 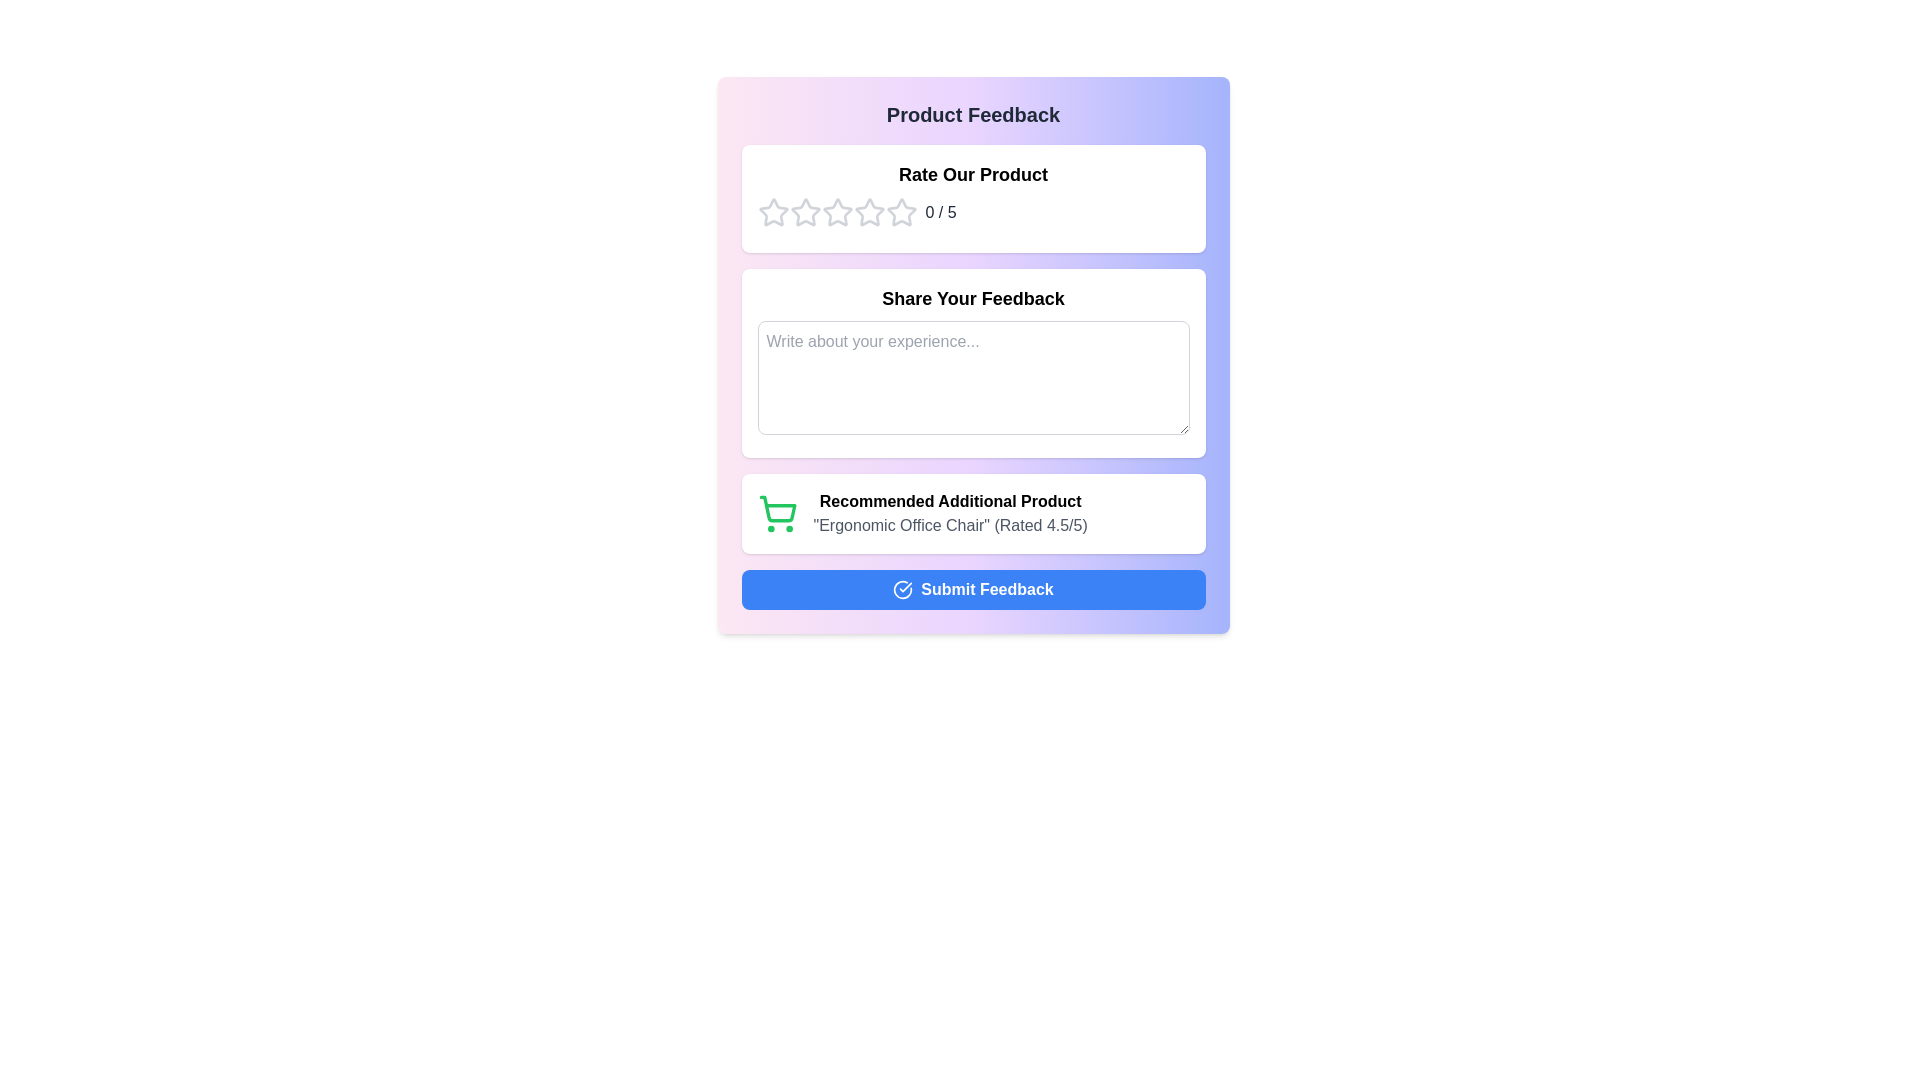 I want to click on the second star in the rating system to provide a 2-star rating for the product, so click(x=805, y=212).